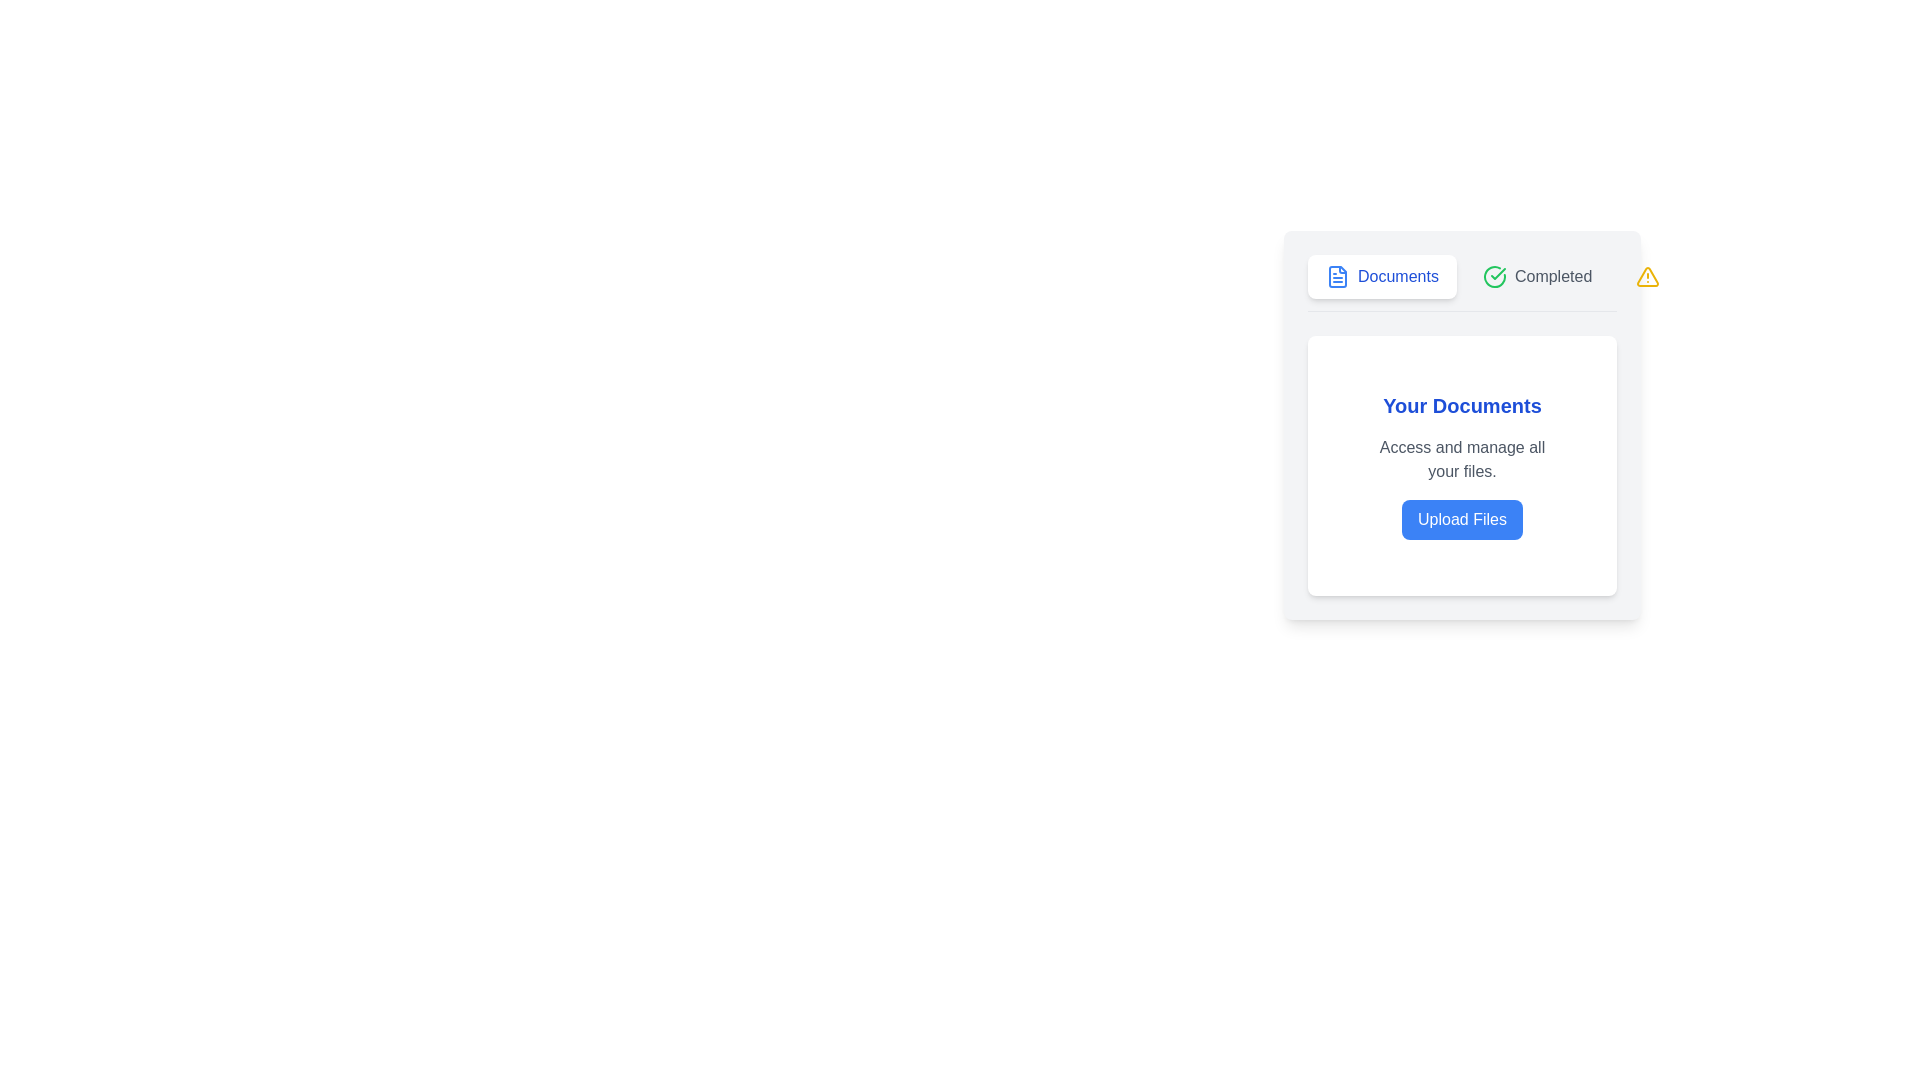 The height and width of the screenshot is (1080, 1920). What do you see at coordinates (1462, 459) in the screenshot?
I see `the text element that provides context for 'Your Documents', located centrally beneath the heading and above the 'Upload Files' button` at bounding box center [1462, 459].